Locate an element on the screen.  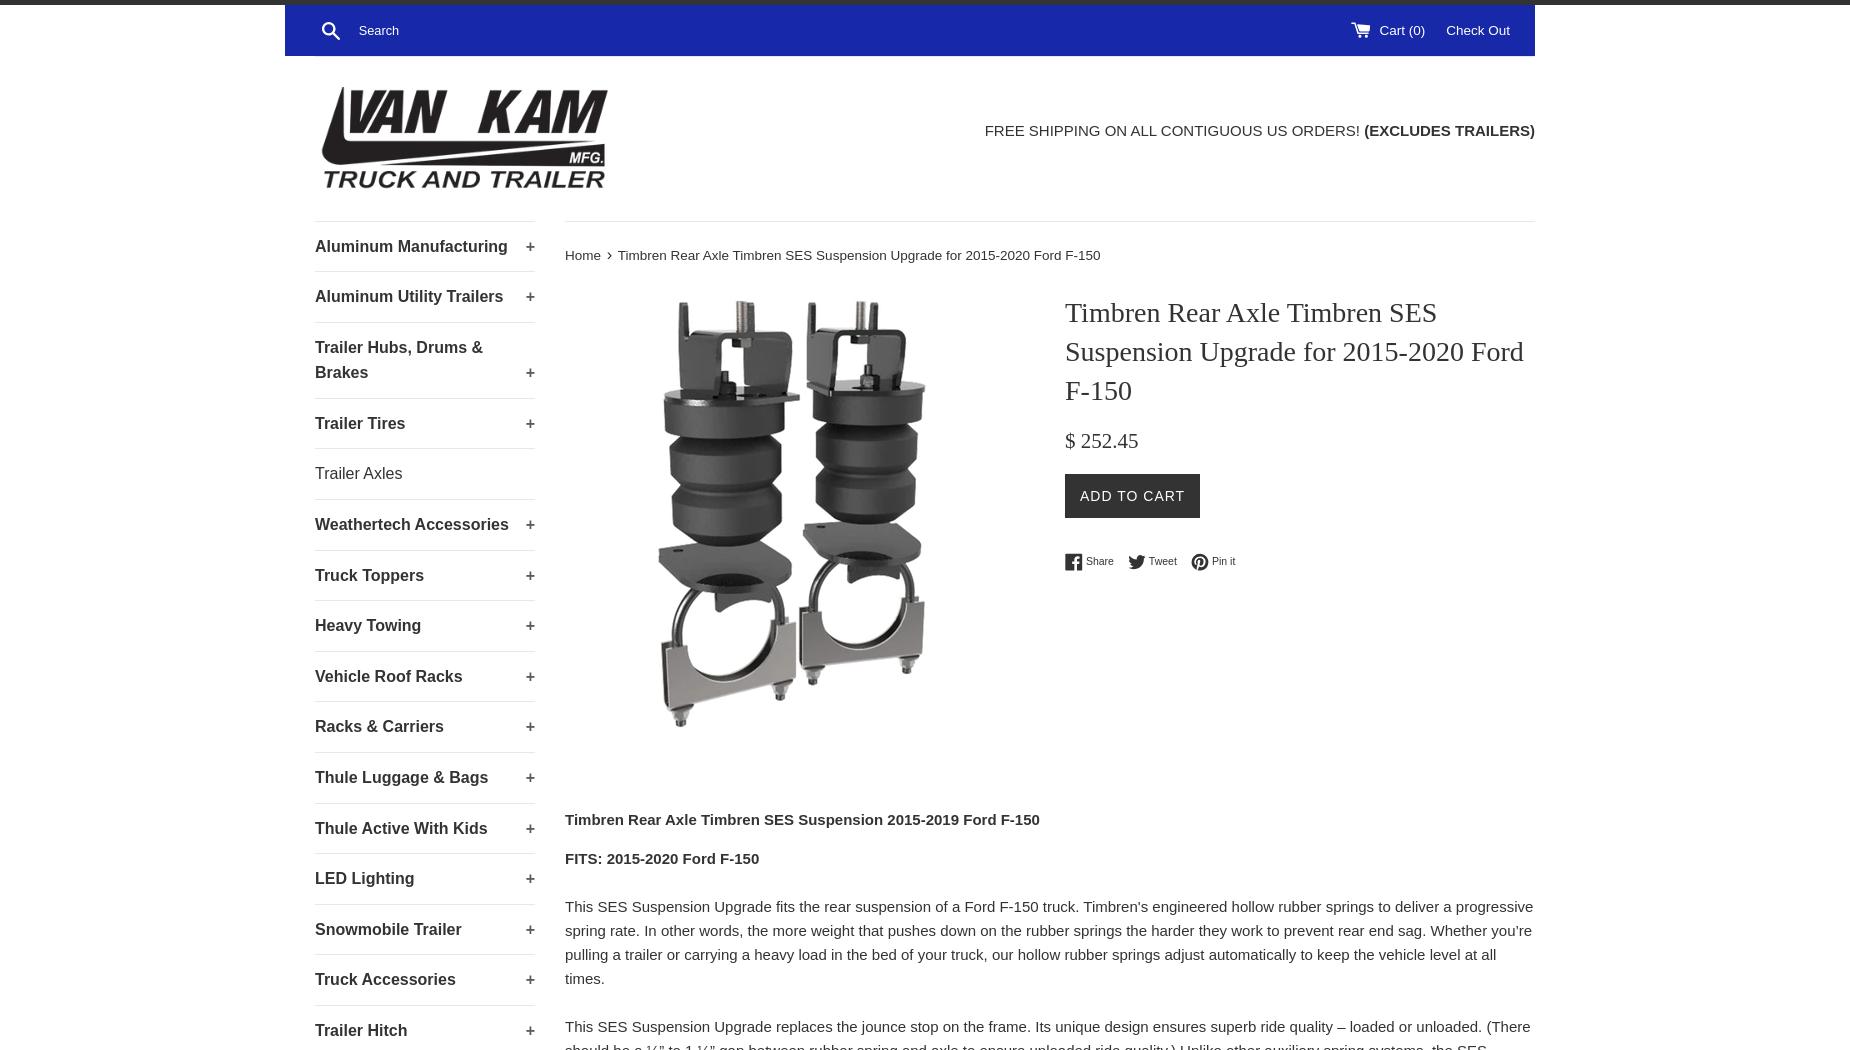
'Check Out' is located at coordinates (1477, 29).